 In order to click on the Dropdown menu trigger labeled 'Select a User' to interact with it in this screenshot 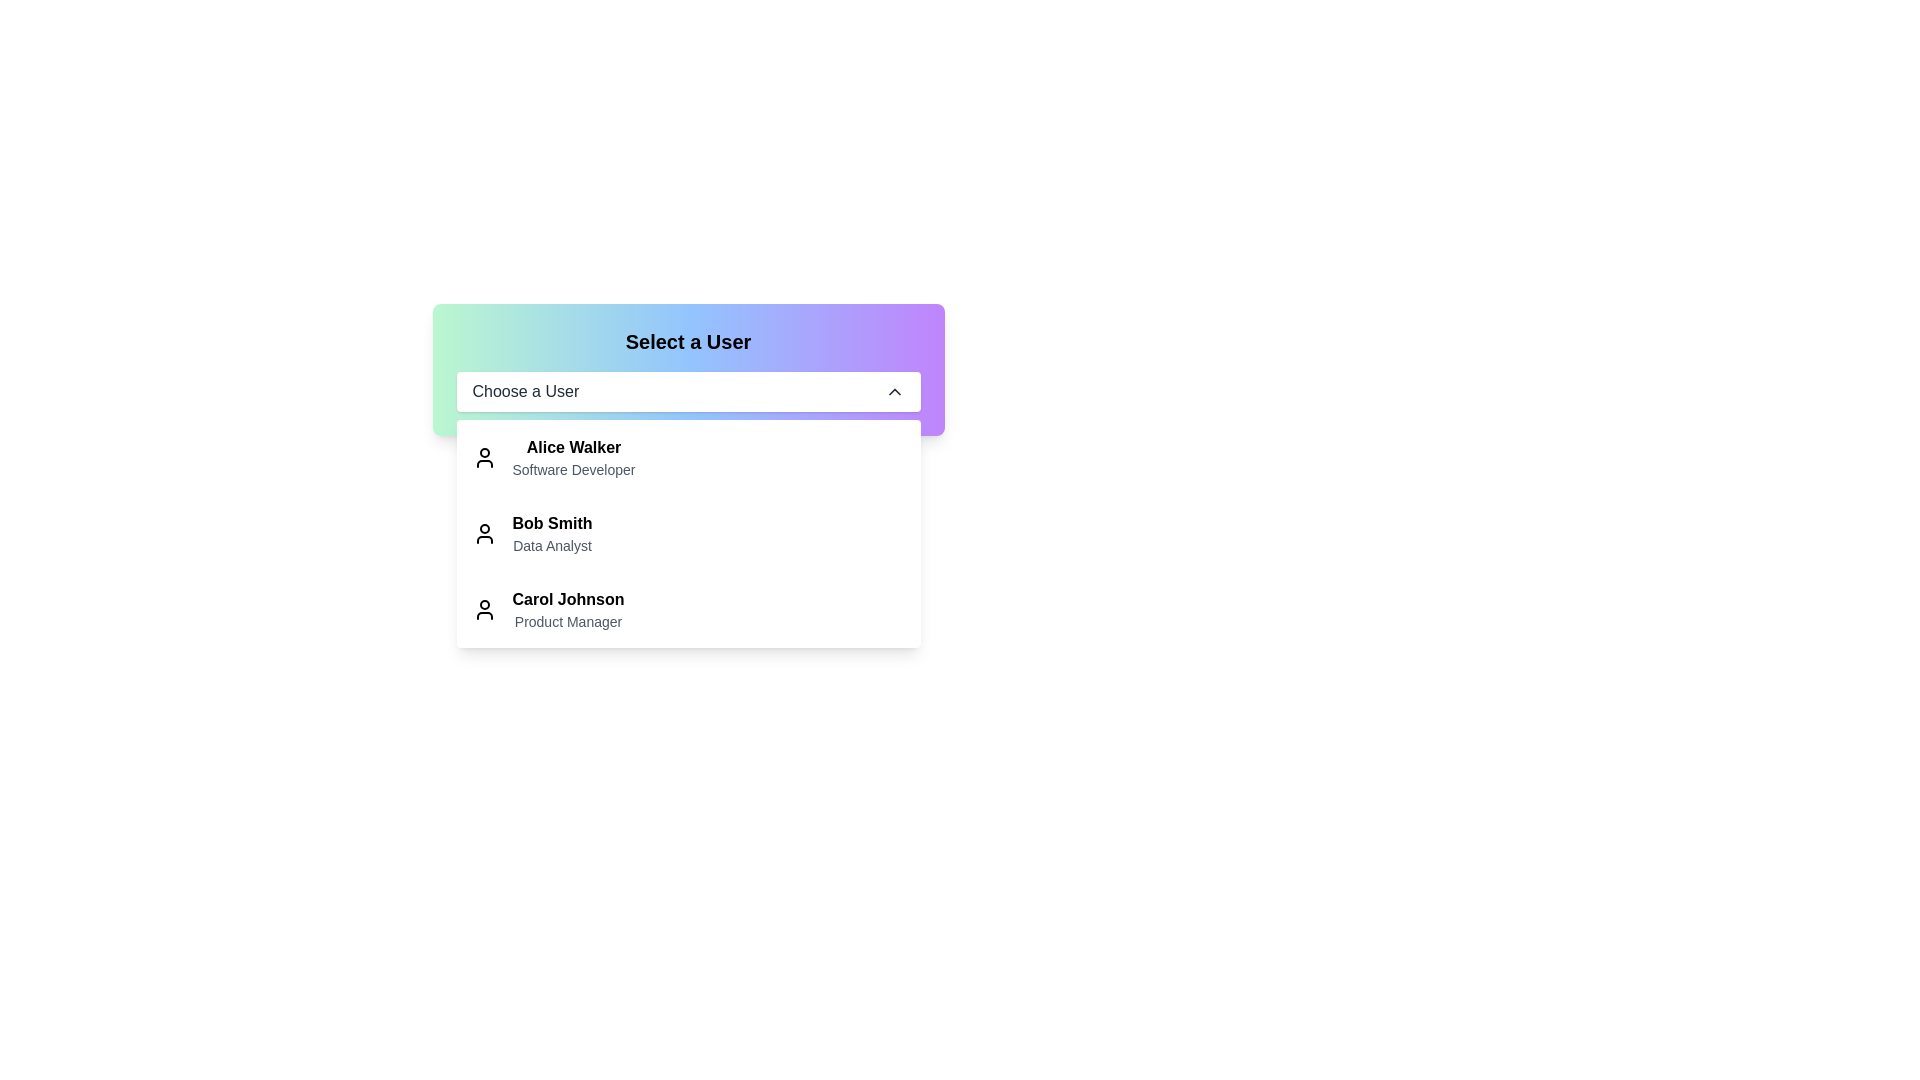, I will do `click(688, 392)`.